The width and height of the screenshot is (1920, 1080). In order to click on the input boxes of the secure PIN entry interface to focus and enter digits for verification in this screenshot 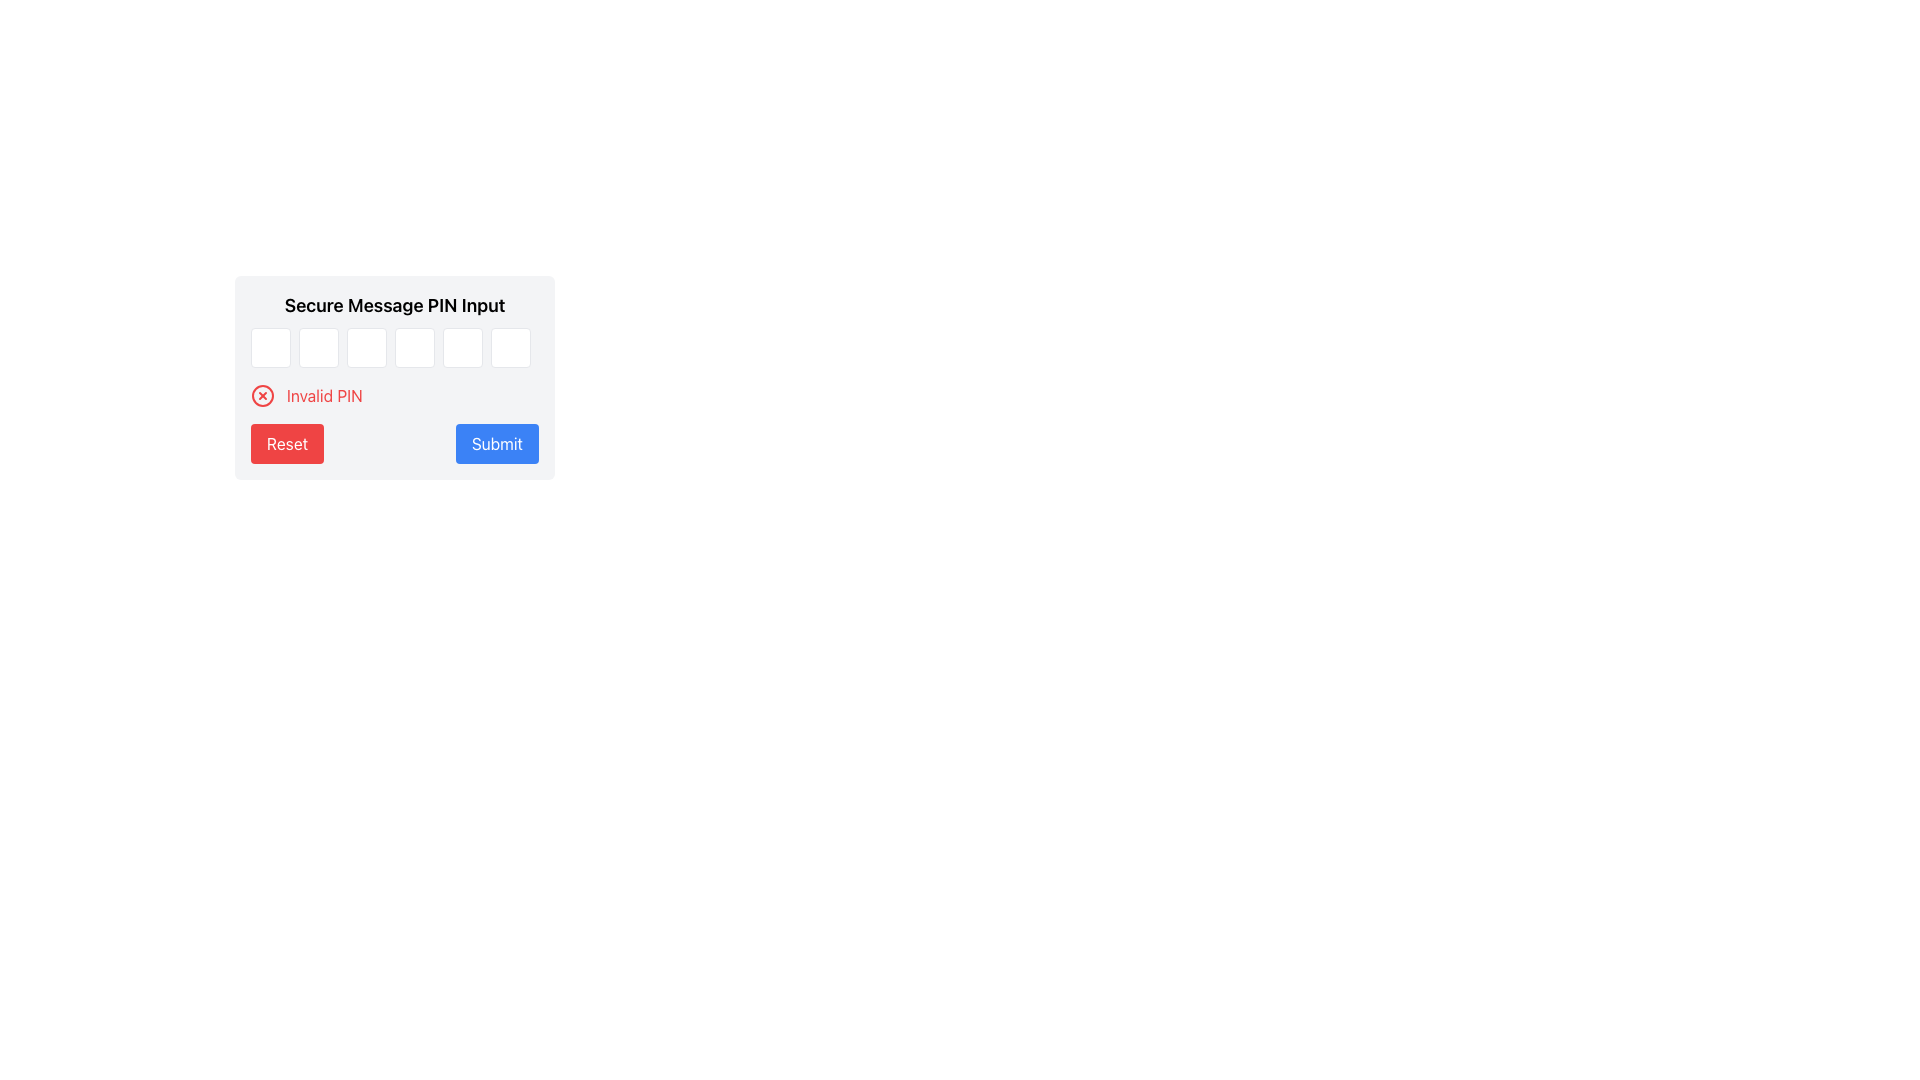, I will do `click(394, 378)`.